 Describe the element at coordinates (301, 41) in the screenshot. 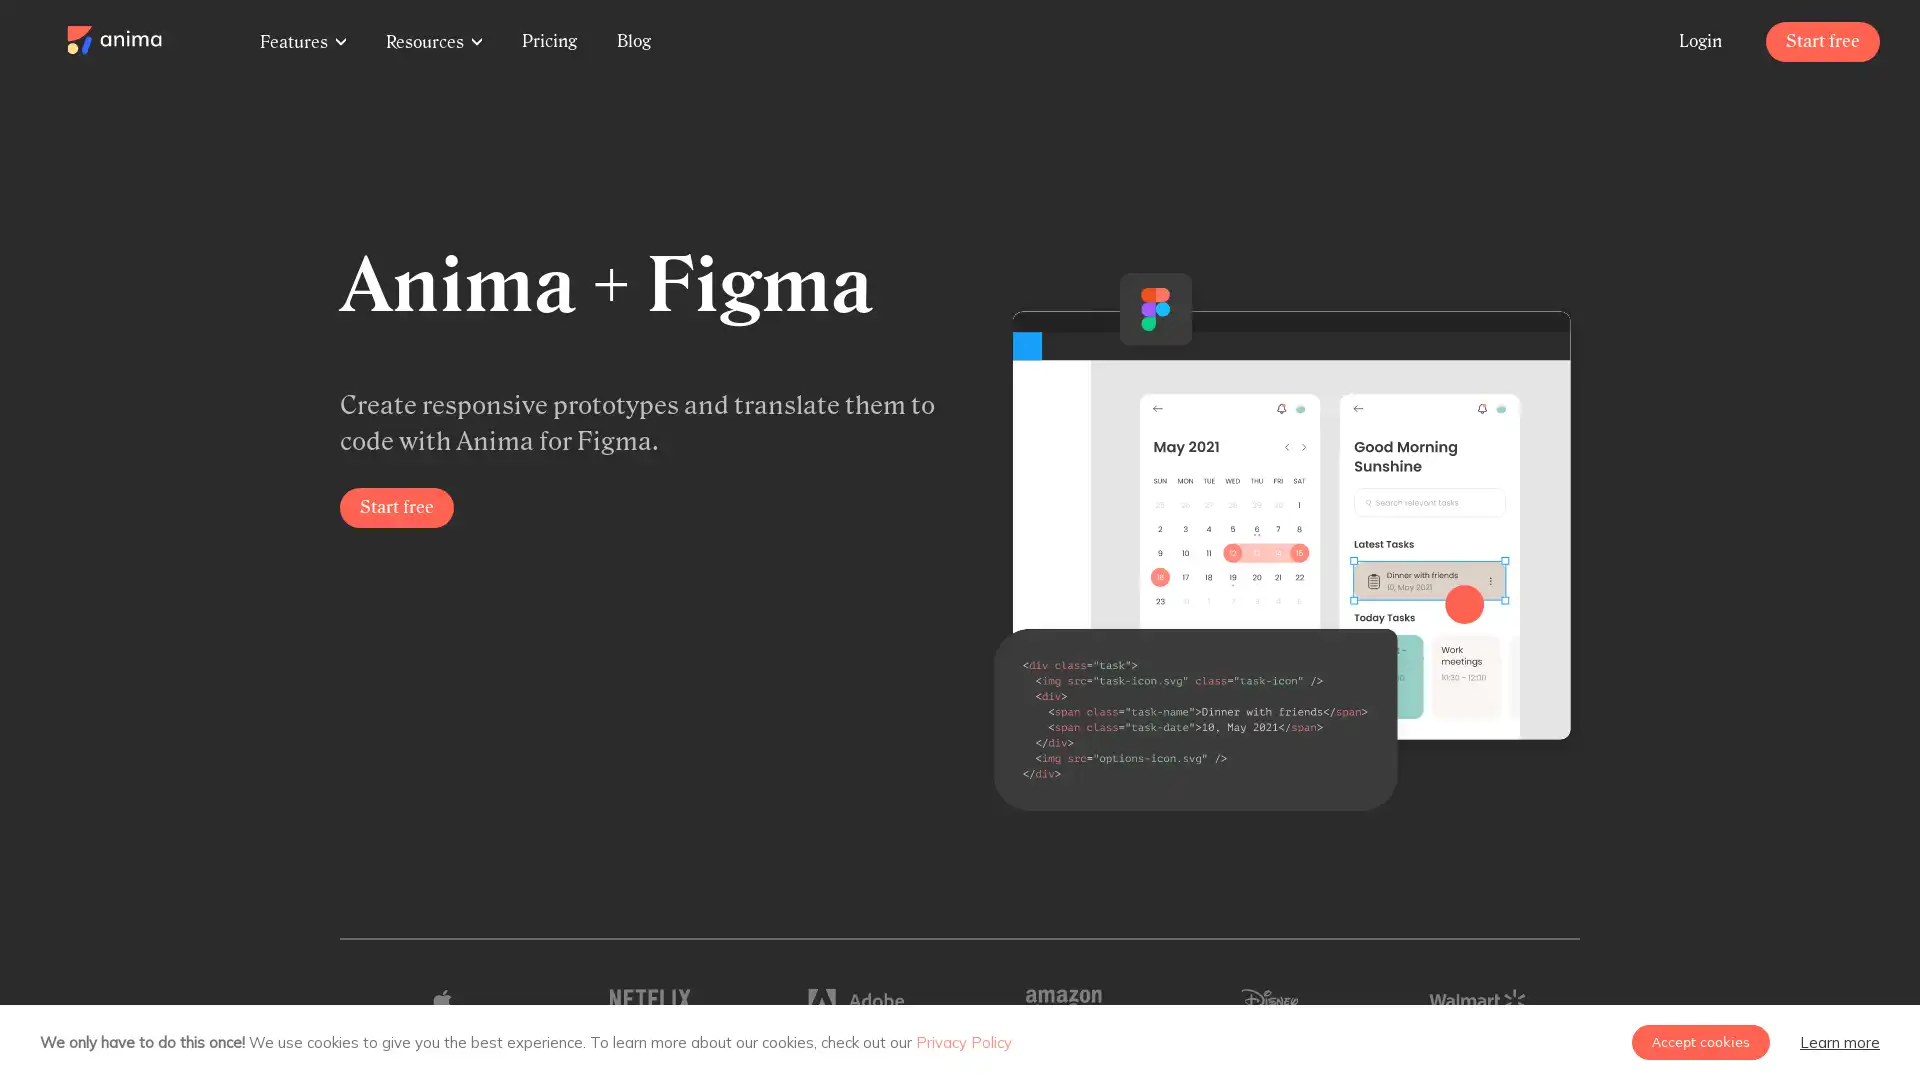

I see `Features` at that location.